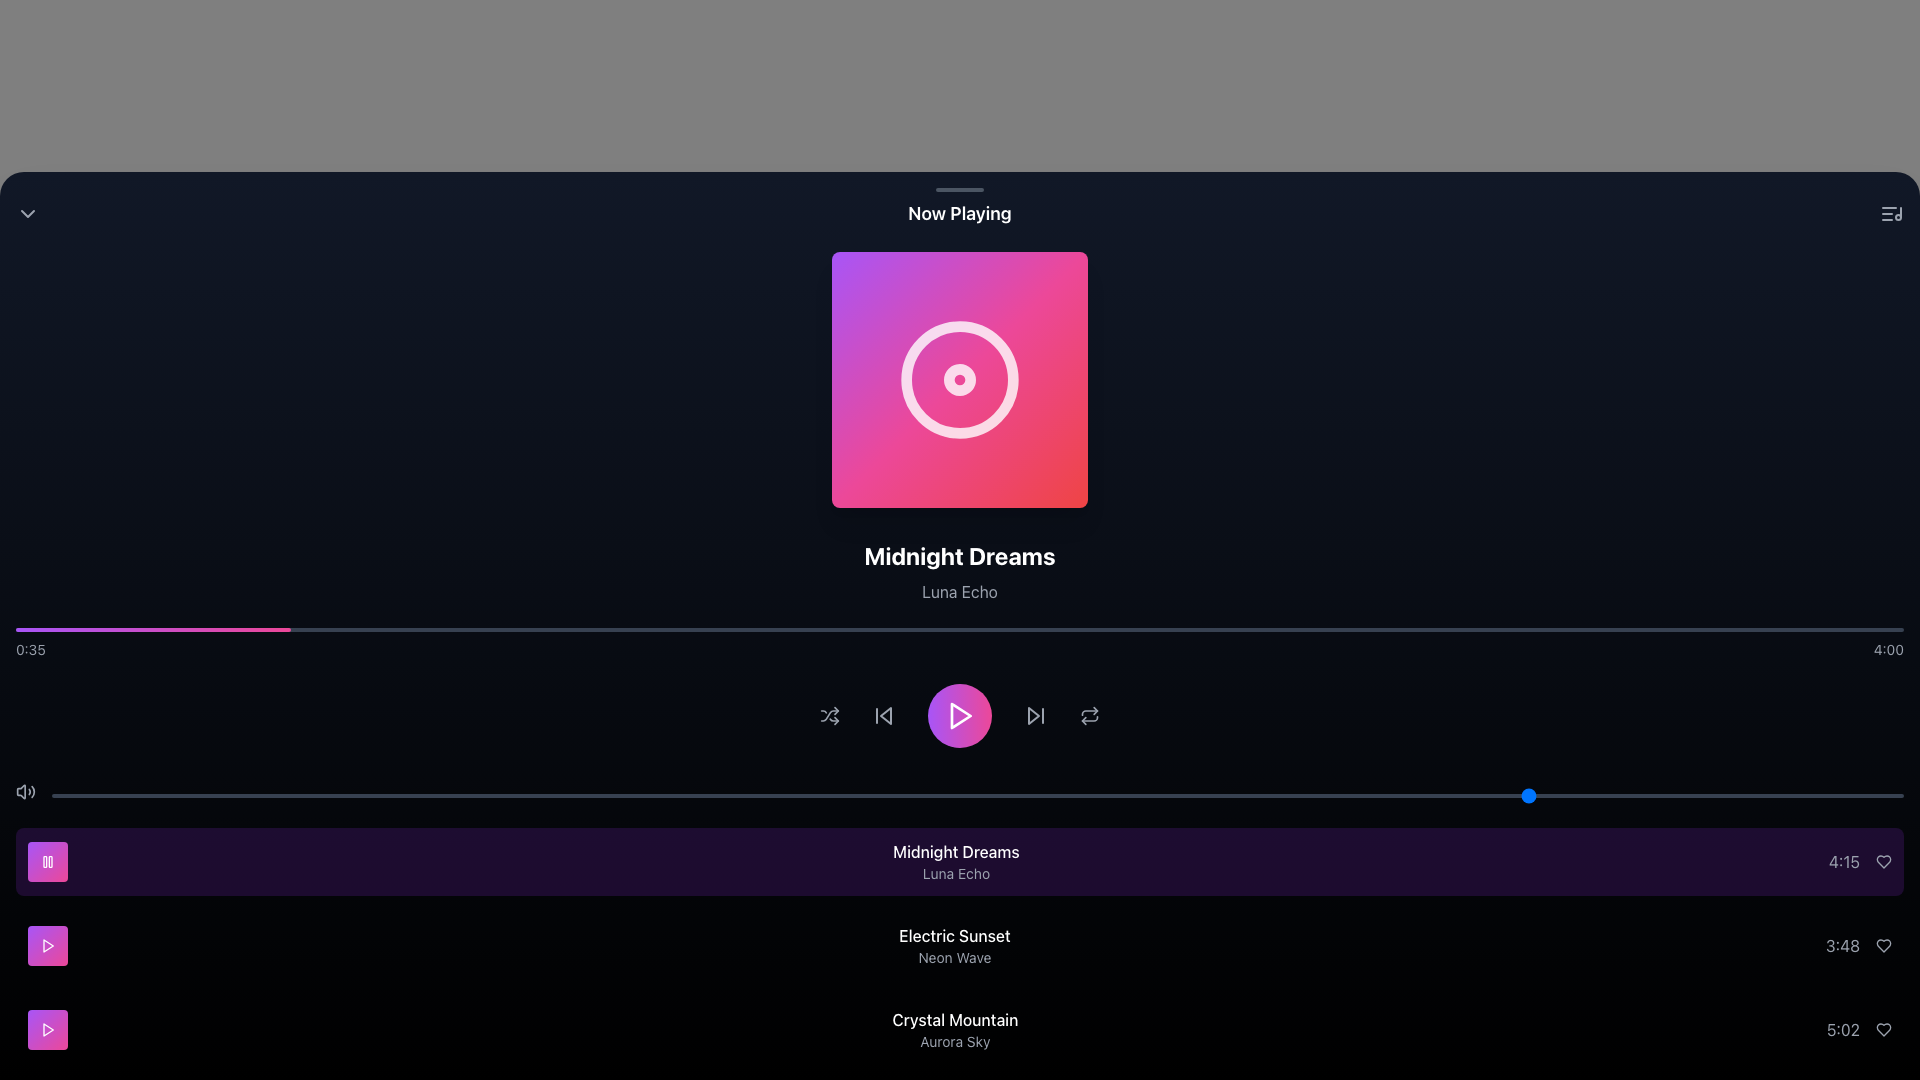  I want to click on the pink triangle button located in the third position of the vertical stack of buttons on the lower left corner of the interface, so click(48, 1029).